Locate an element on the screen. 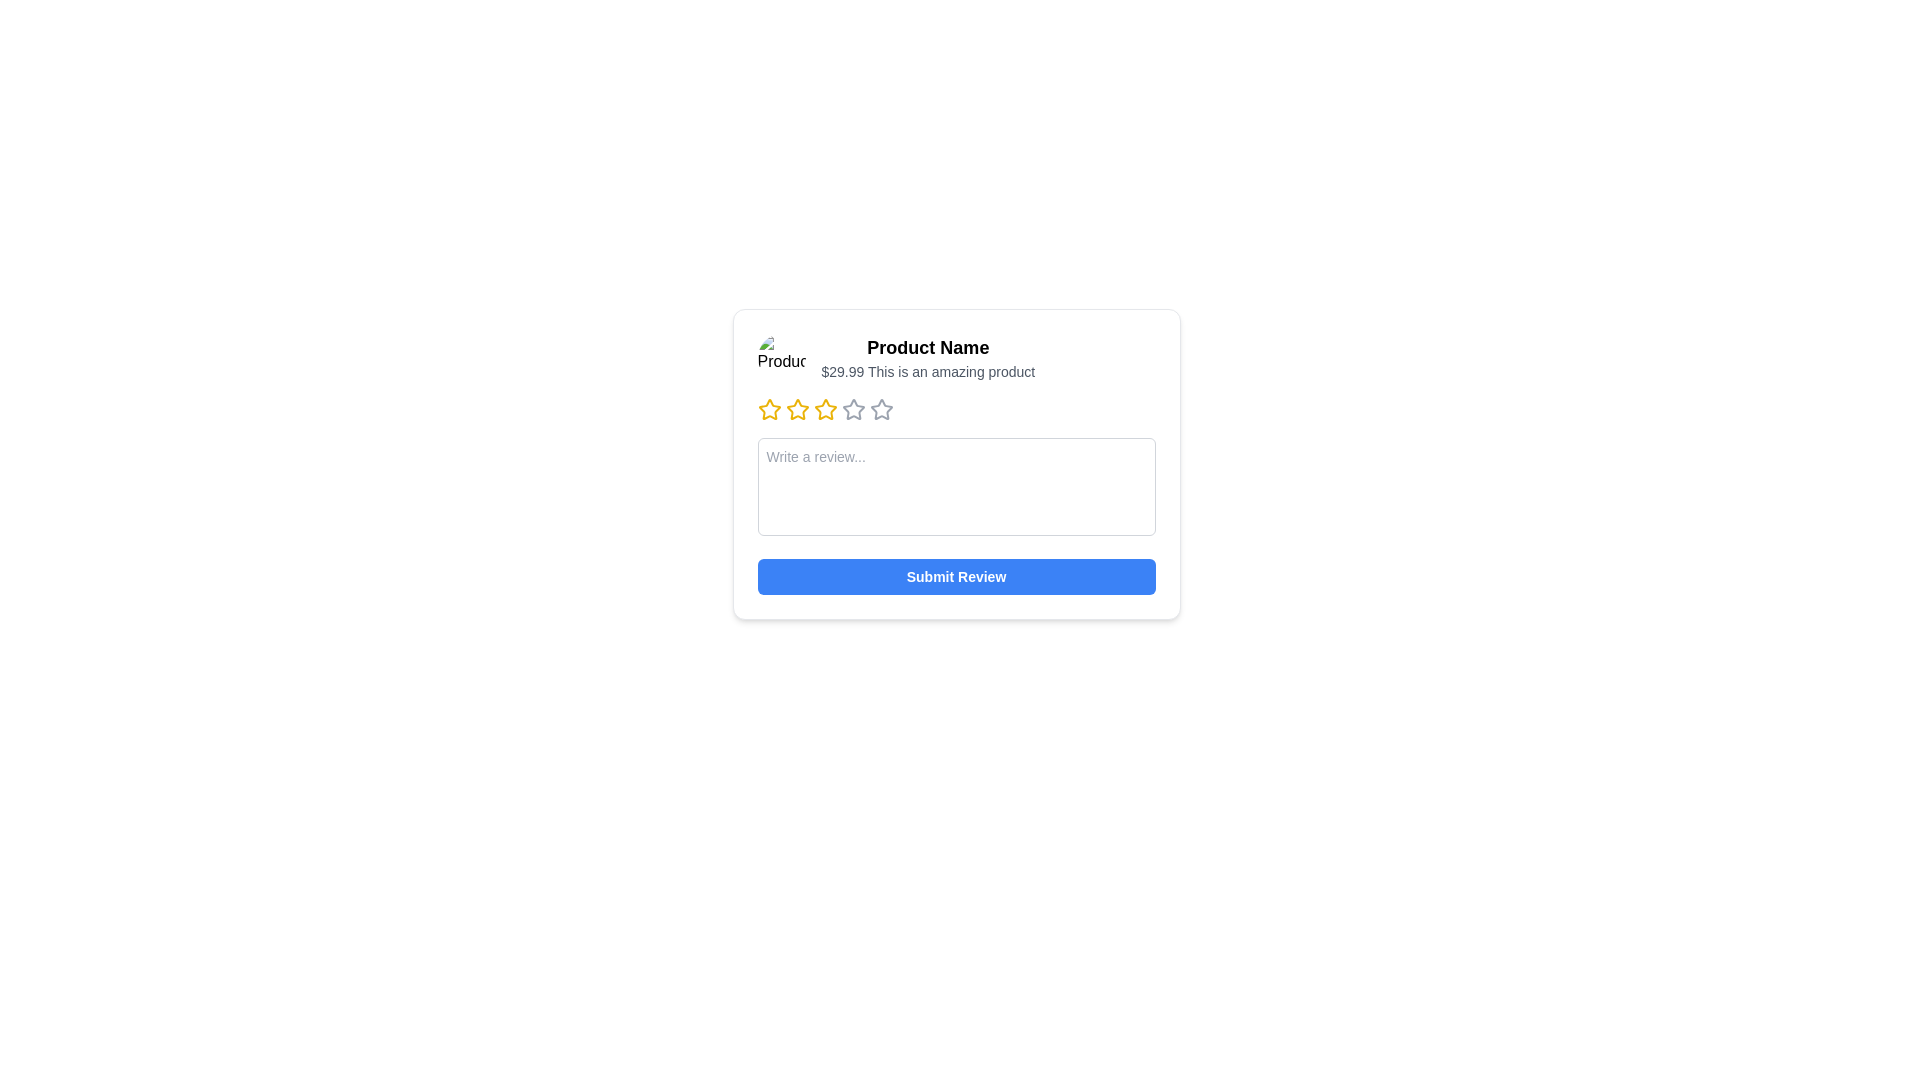  the static text display that shows the price and product description, located directly below the 'Product Name' title is located at coordinates (927, 371).